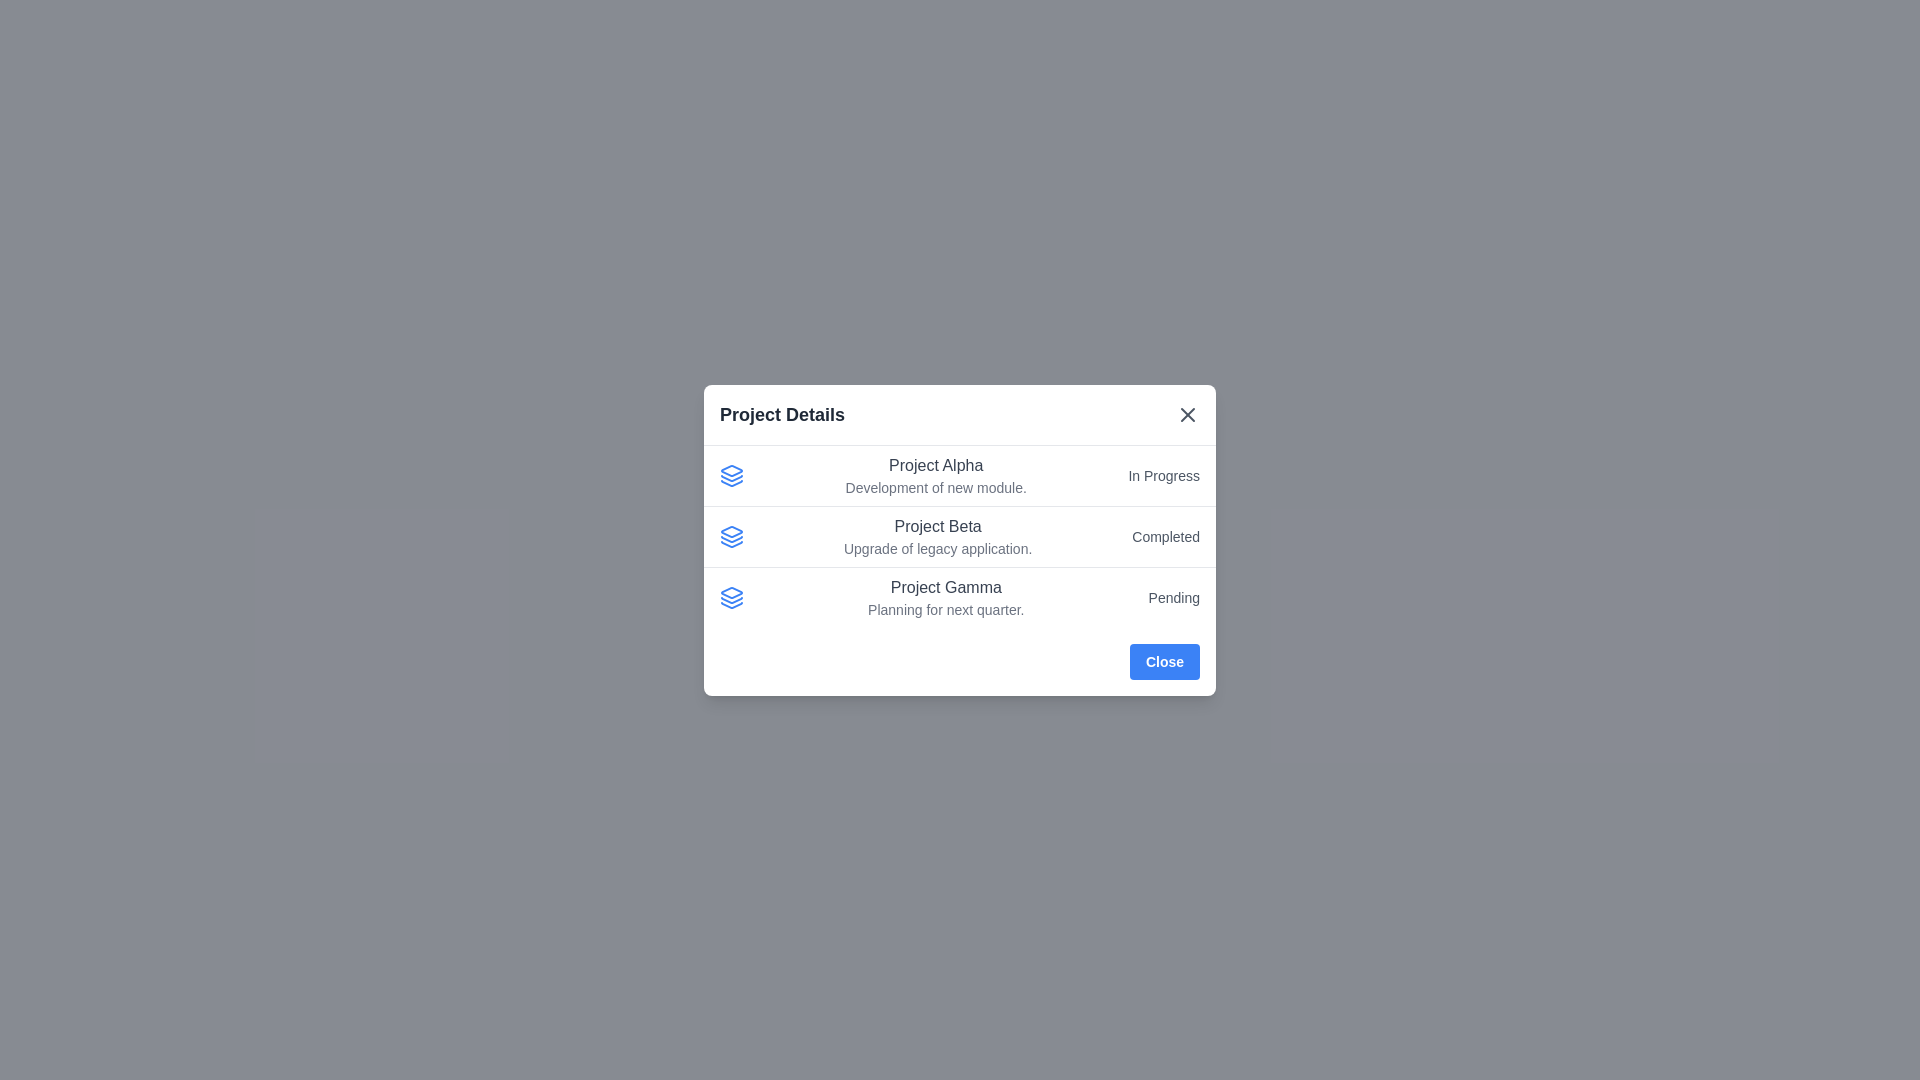 Image resolution: width=1920 pixels, height=1080 pixels. I want to click on the project icon for Project Beta, so click(730, 535).